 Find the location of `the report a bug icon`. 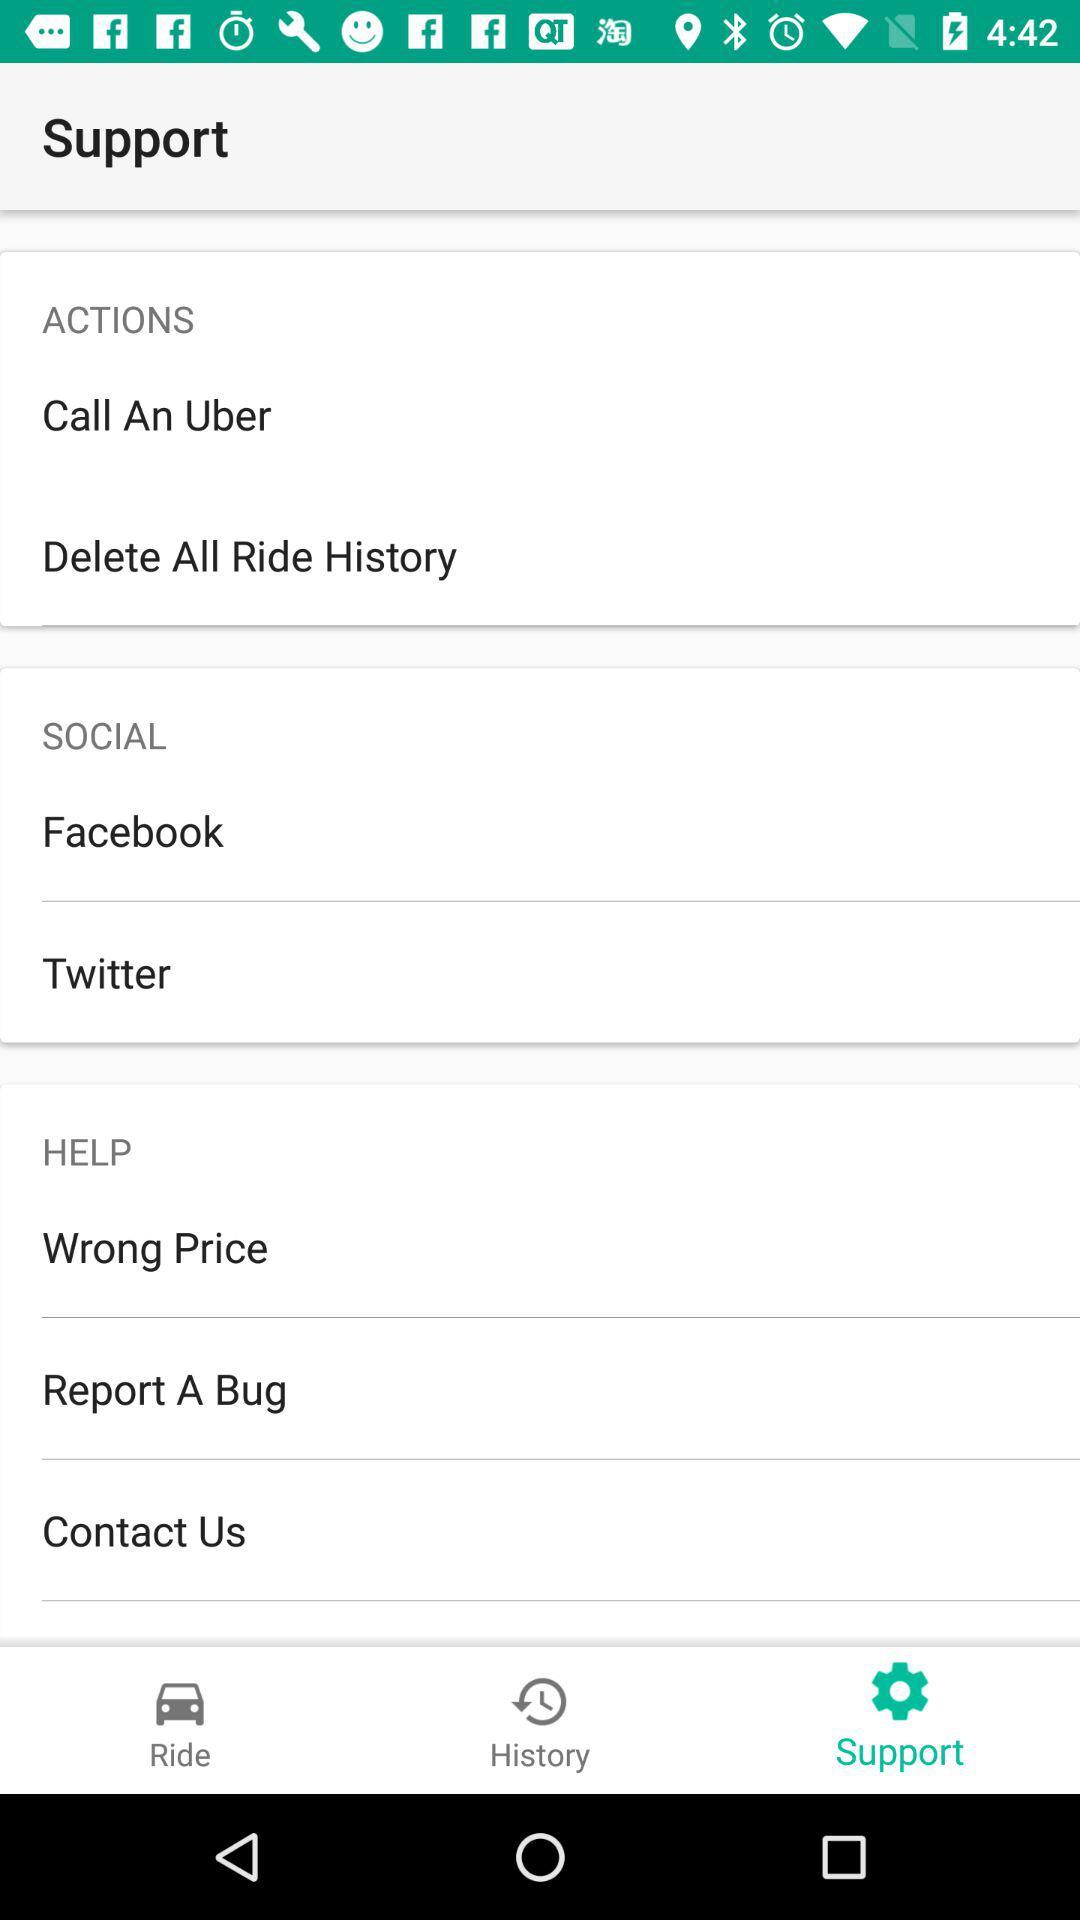

the report a bug icon is located at coordinates (540, 1387).